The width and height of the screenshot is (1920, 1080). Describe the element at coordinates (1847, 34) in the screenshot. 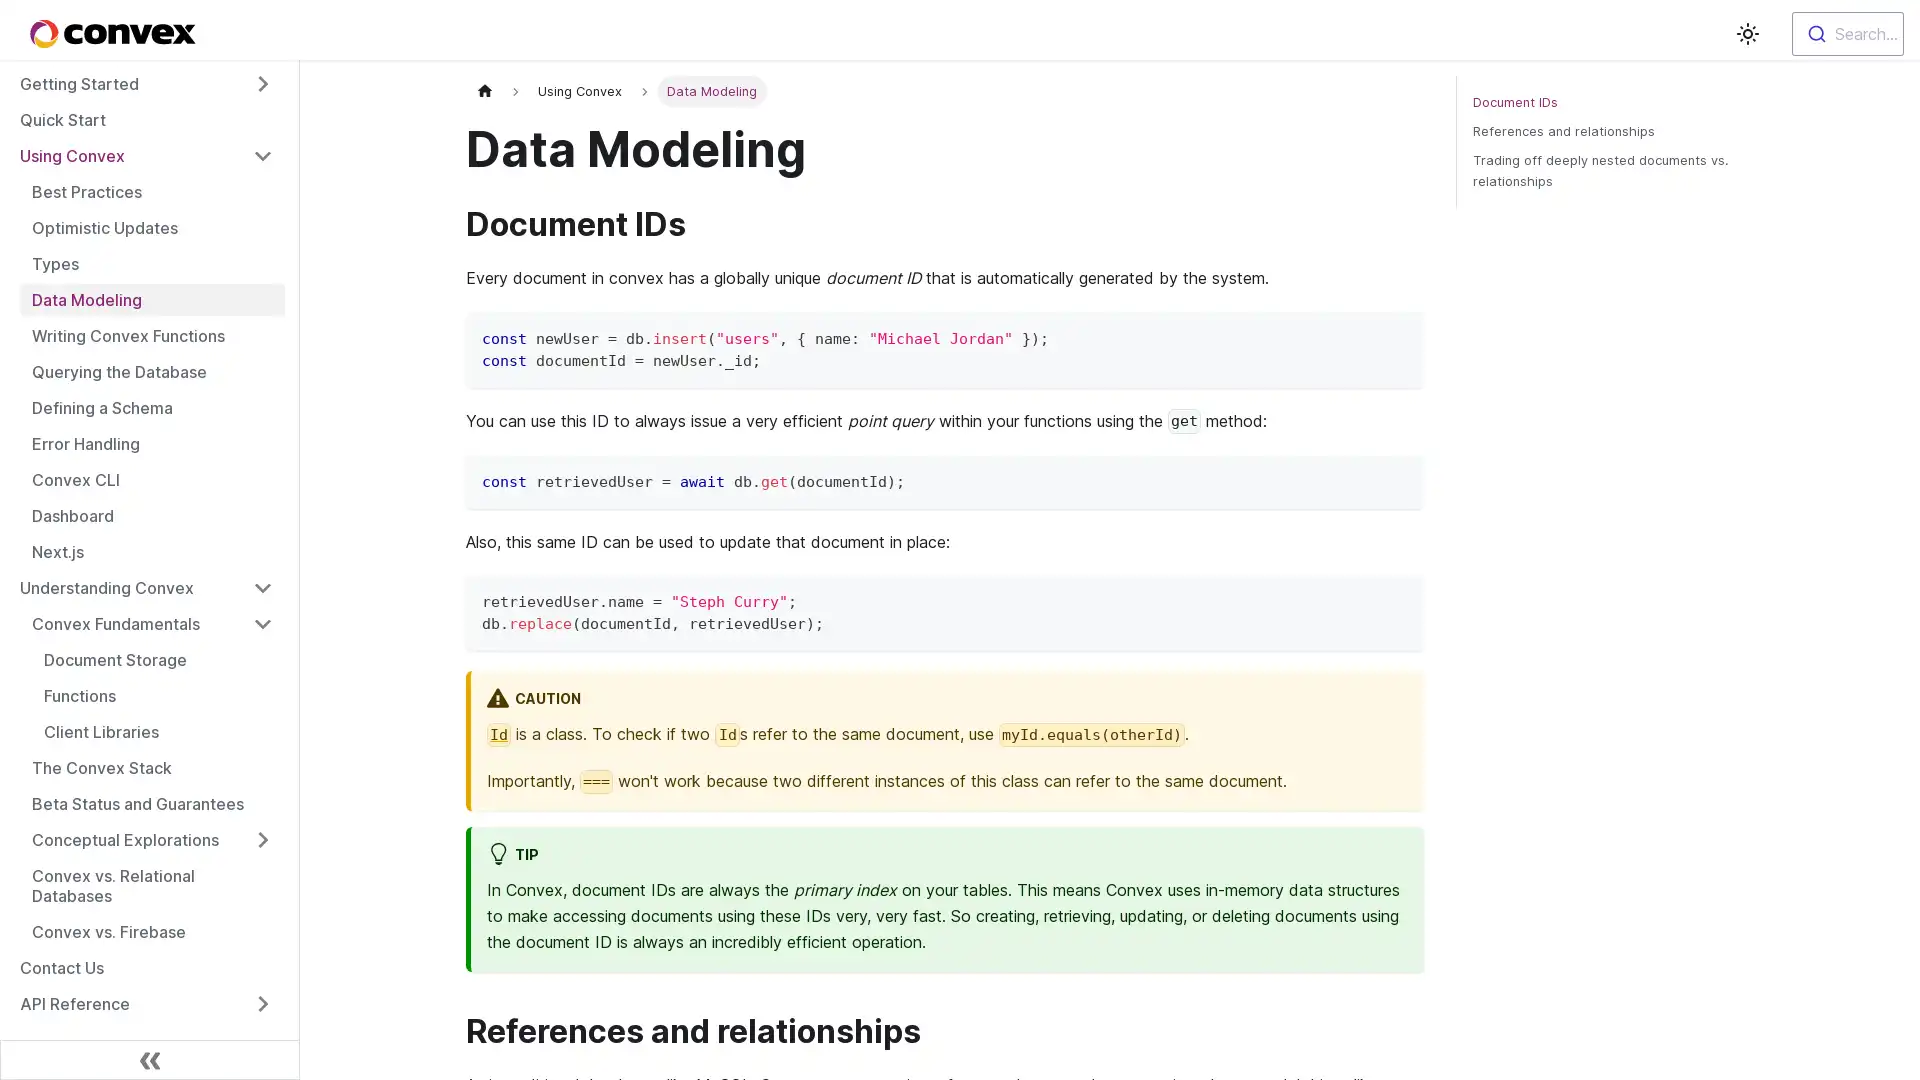

I see `Search...` at that location.